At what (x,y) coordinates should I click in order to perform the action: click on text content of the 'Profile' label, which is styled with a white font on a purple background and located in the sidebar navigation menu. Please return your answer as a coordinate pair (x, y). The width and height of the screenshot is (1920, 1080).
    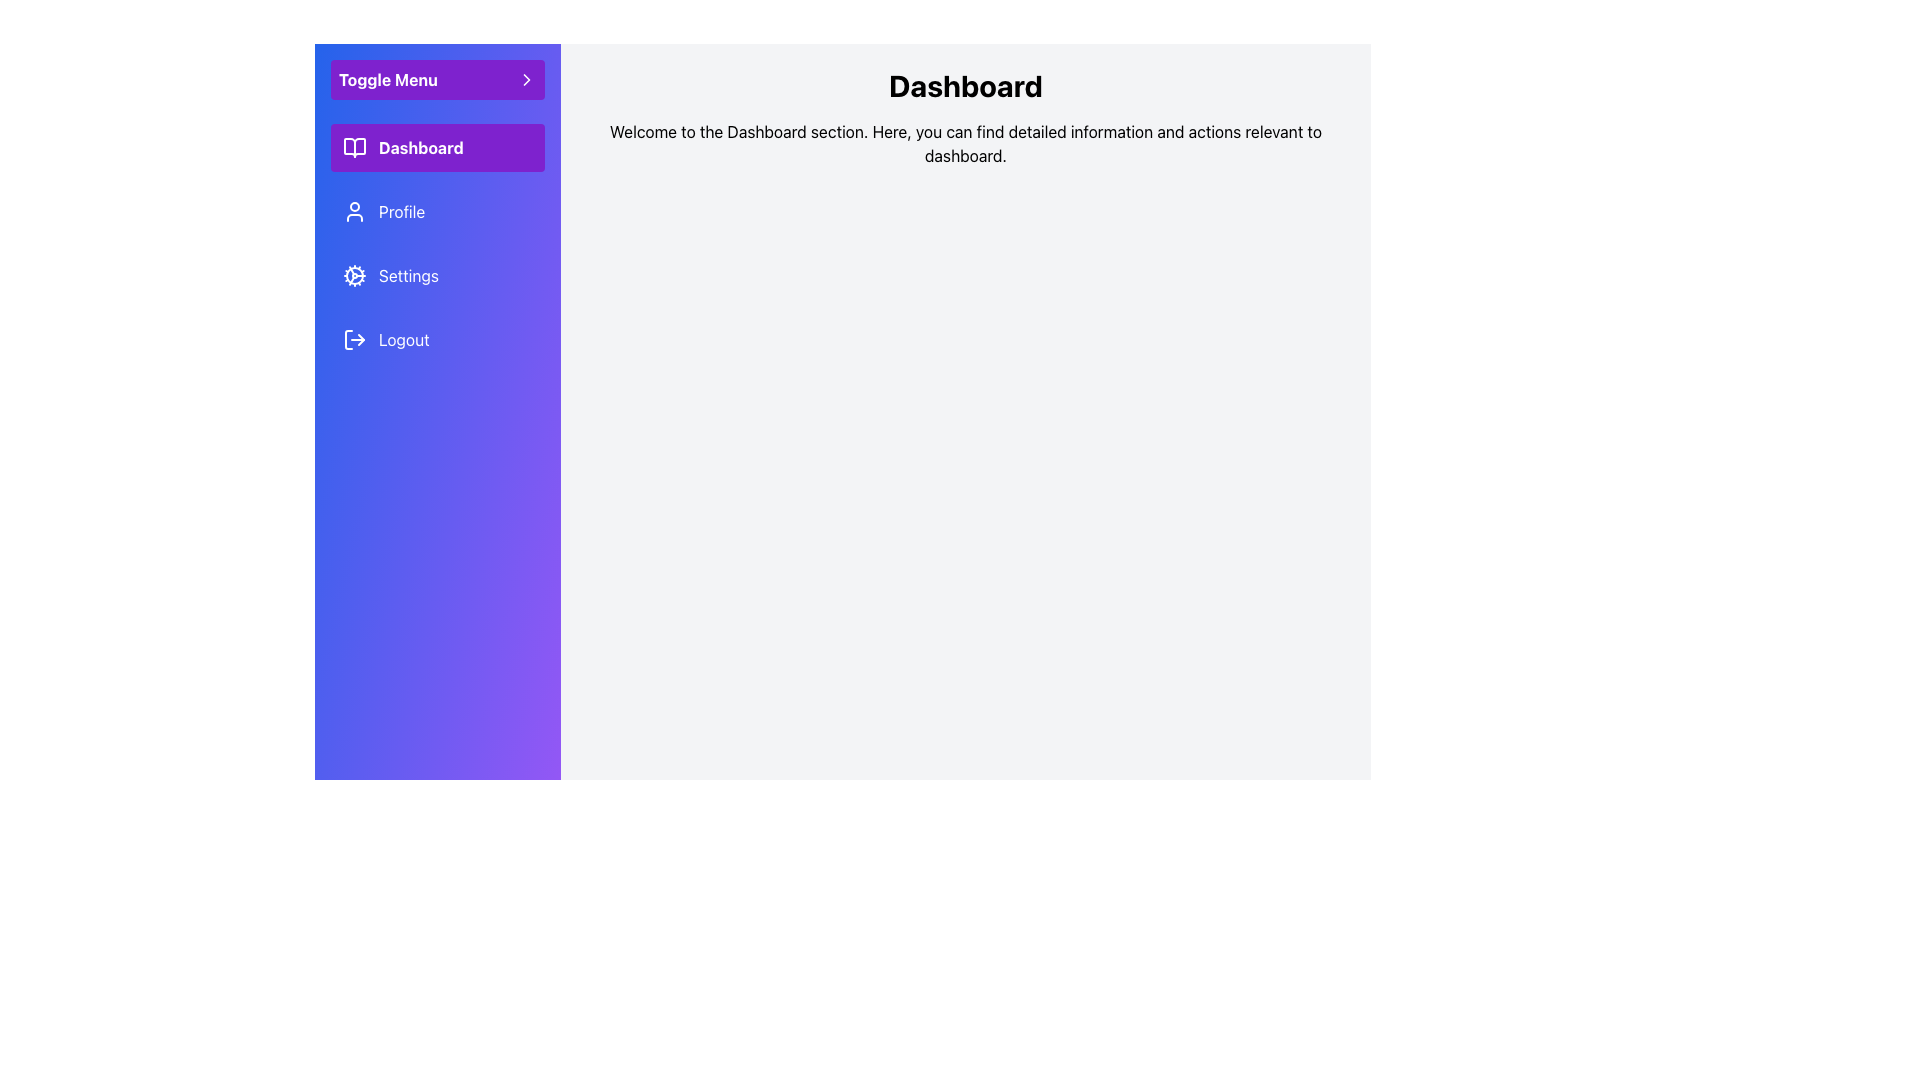
    Looking at the image, I should click on (401, 212).